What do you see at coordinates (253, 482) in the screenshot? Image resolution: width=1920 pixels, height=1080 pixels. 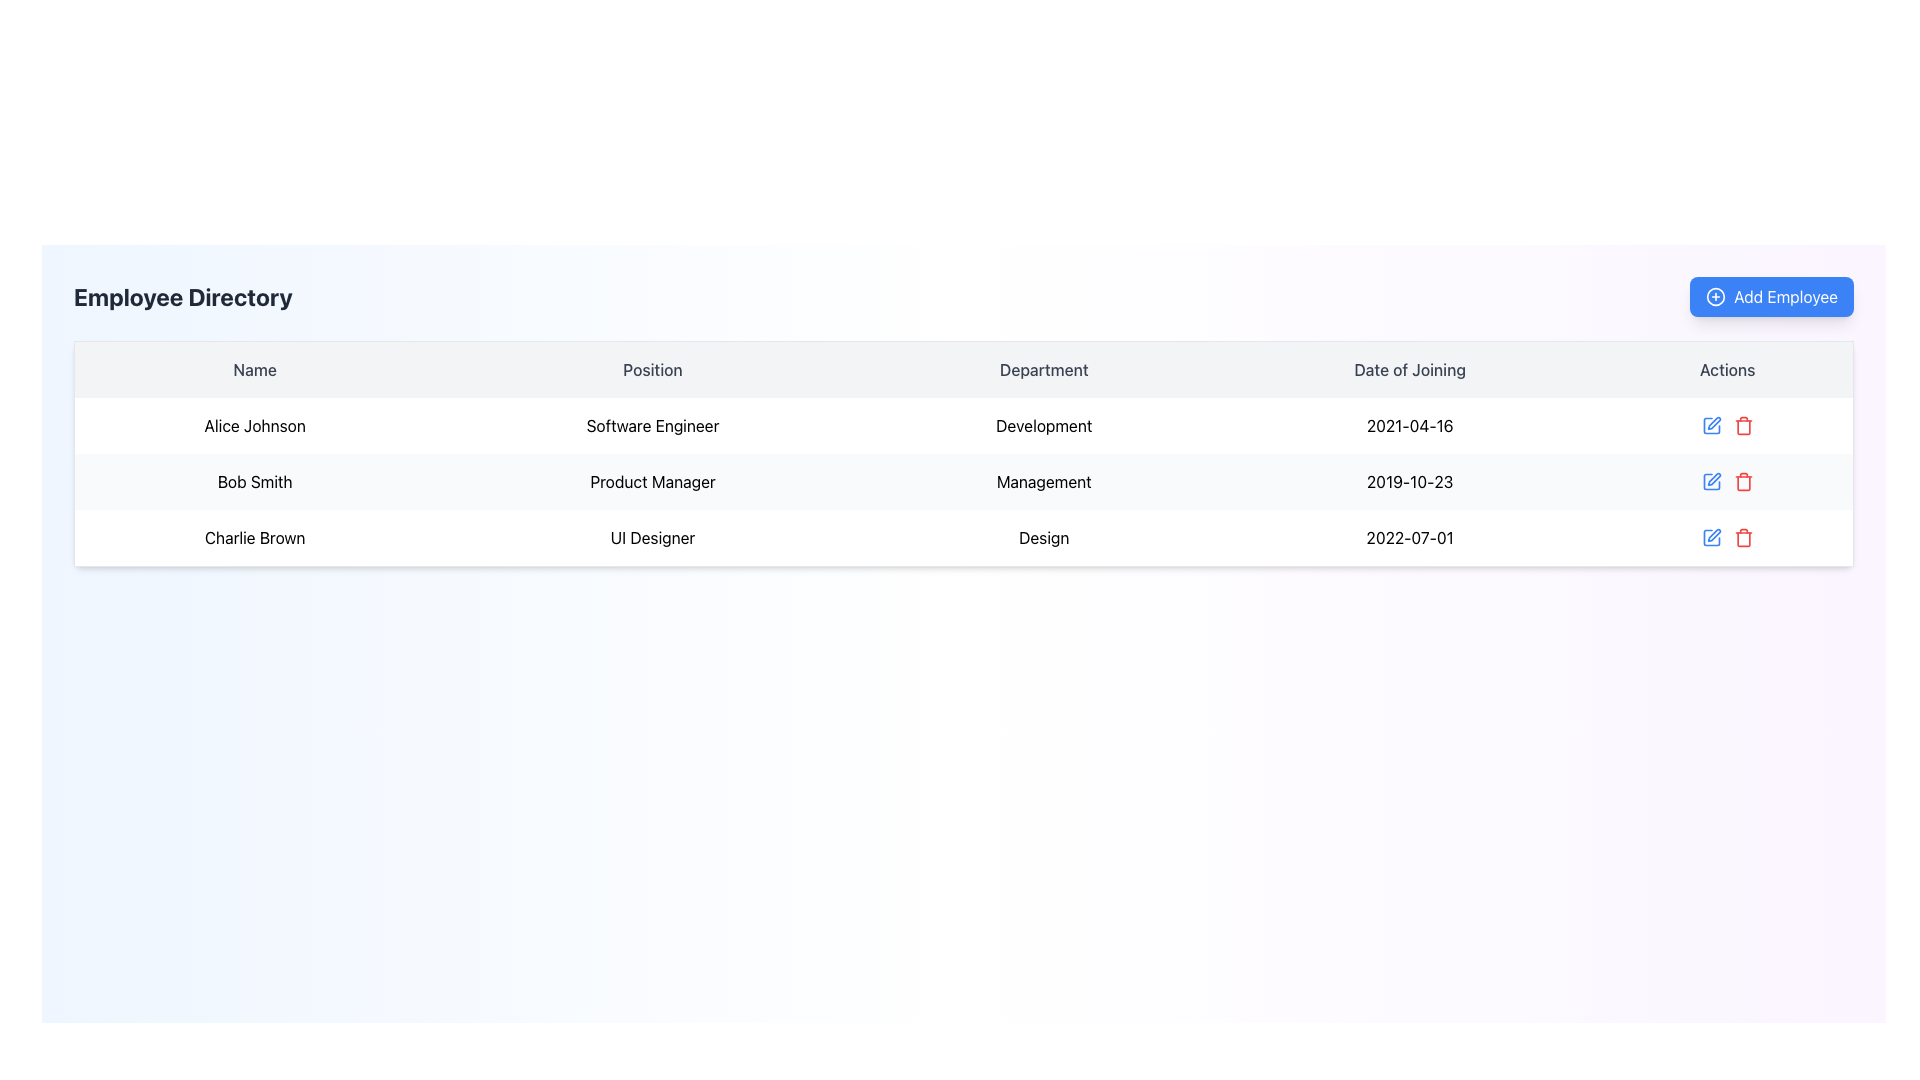 I see `text label displaying the name 'Bob Smith' in the employee directory, which is located in the first cell of the second row of the table under the 'Name' column` at bounding box center [253, 482].